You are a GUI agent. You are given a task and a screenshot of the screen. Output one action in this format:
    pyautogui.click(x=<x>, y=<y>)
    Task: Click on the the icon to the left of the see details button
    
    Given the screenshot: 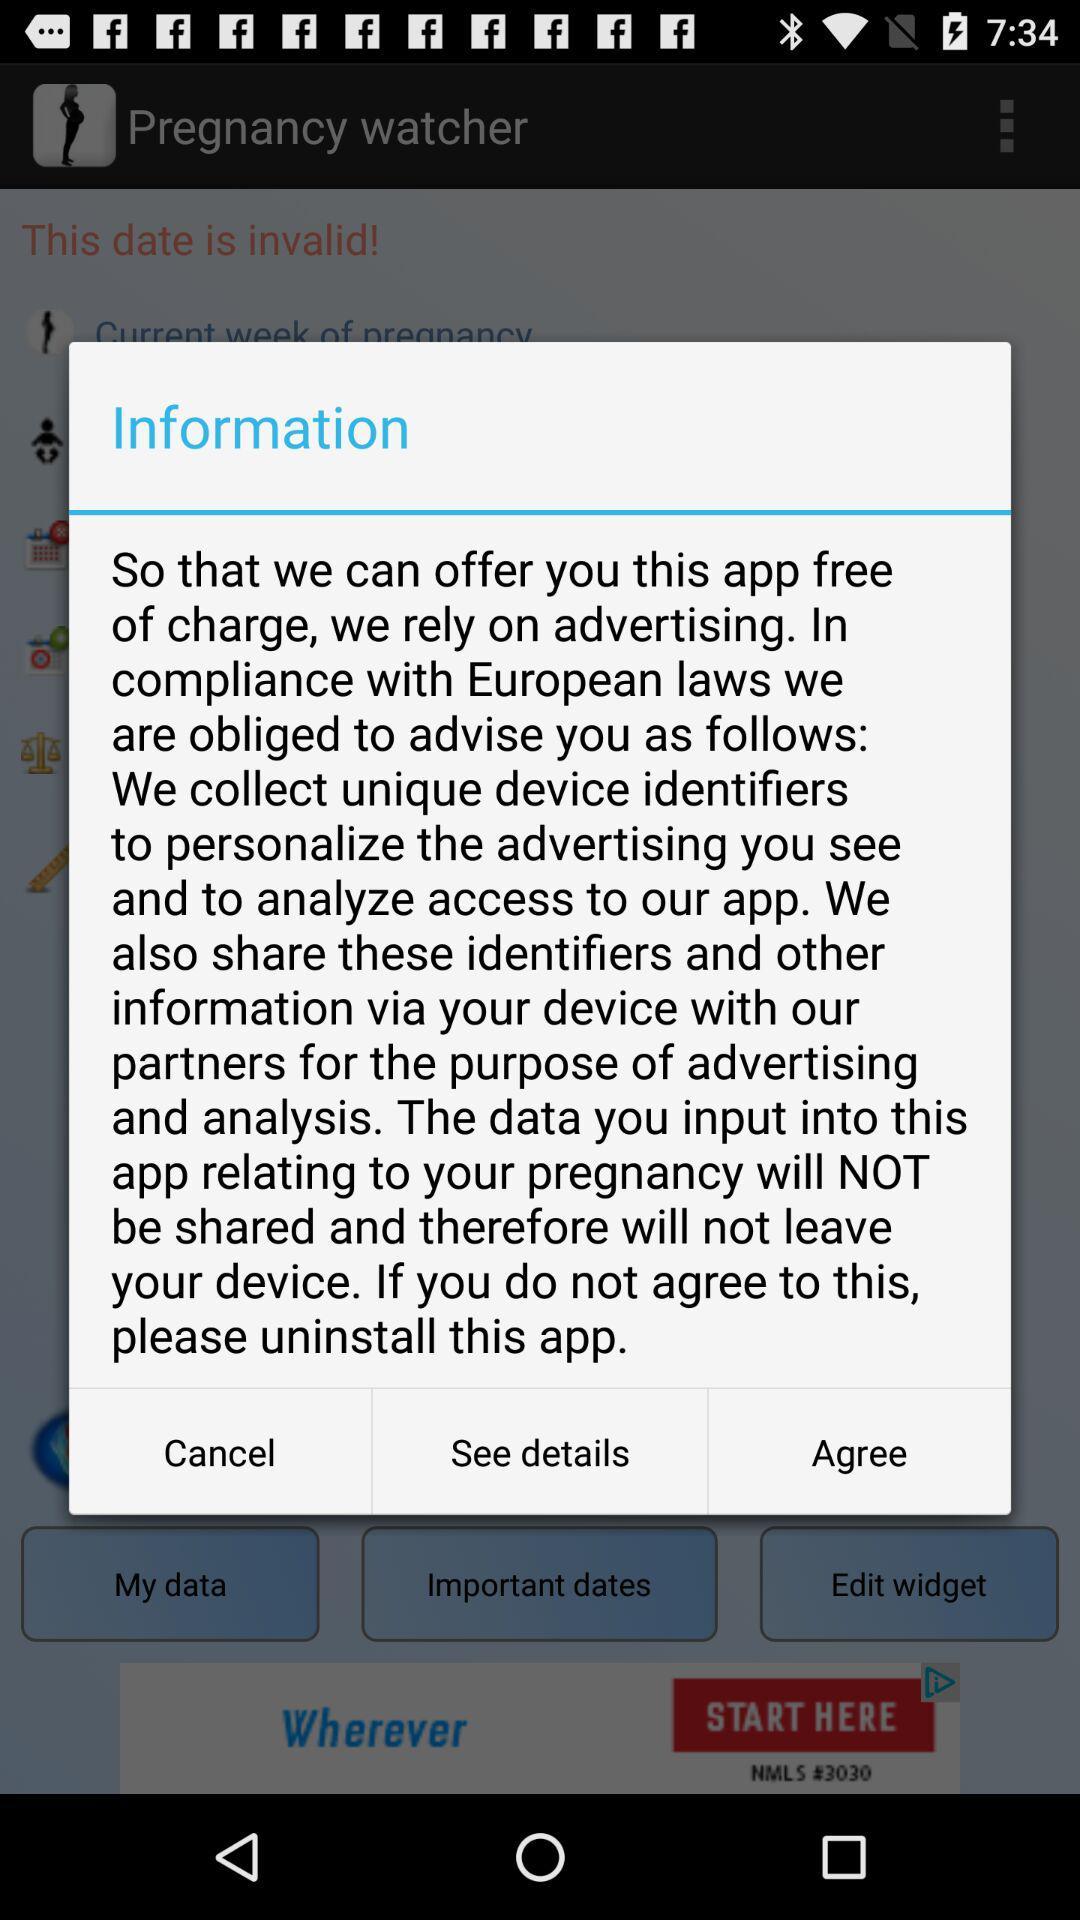 What is the action you would take?
    pyautogui.click(x=220, y=1451)
    